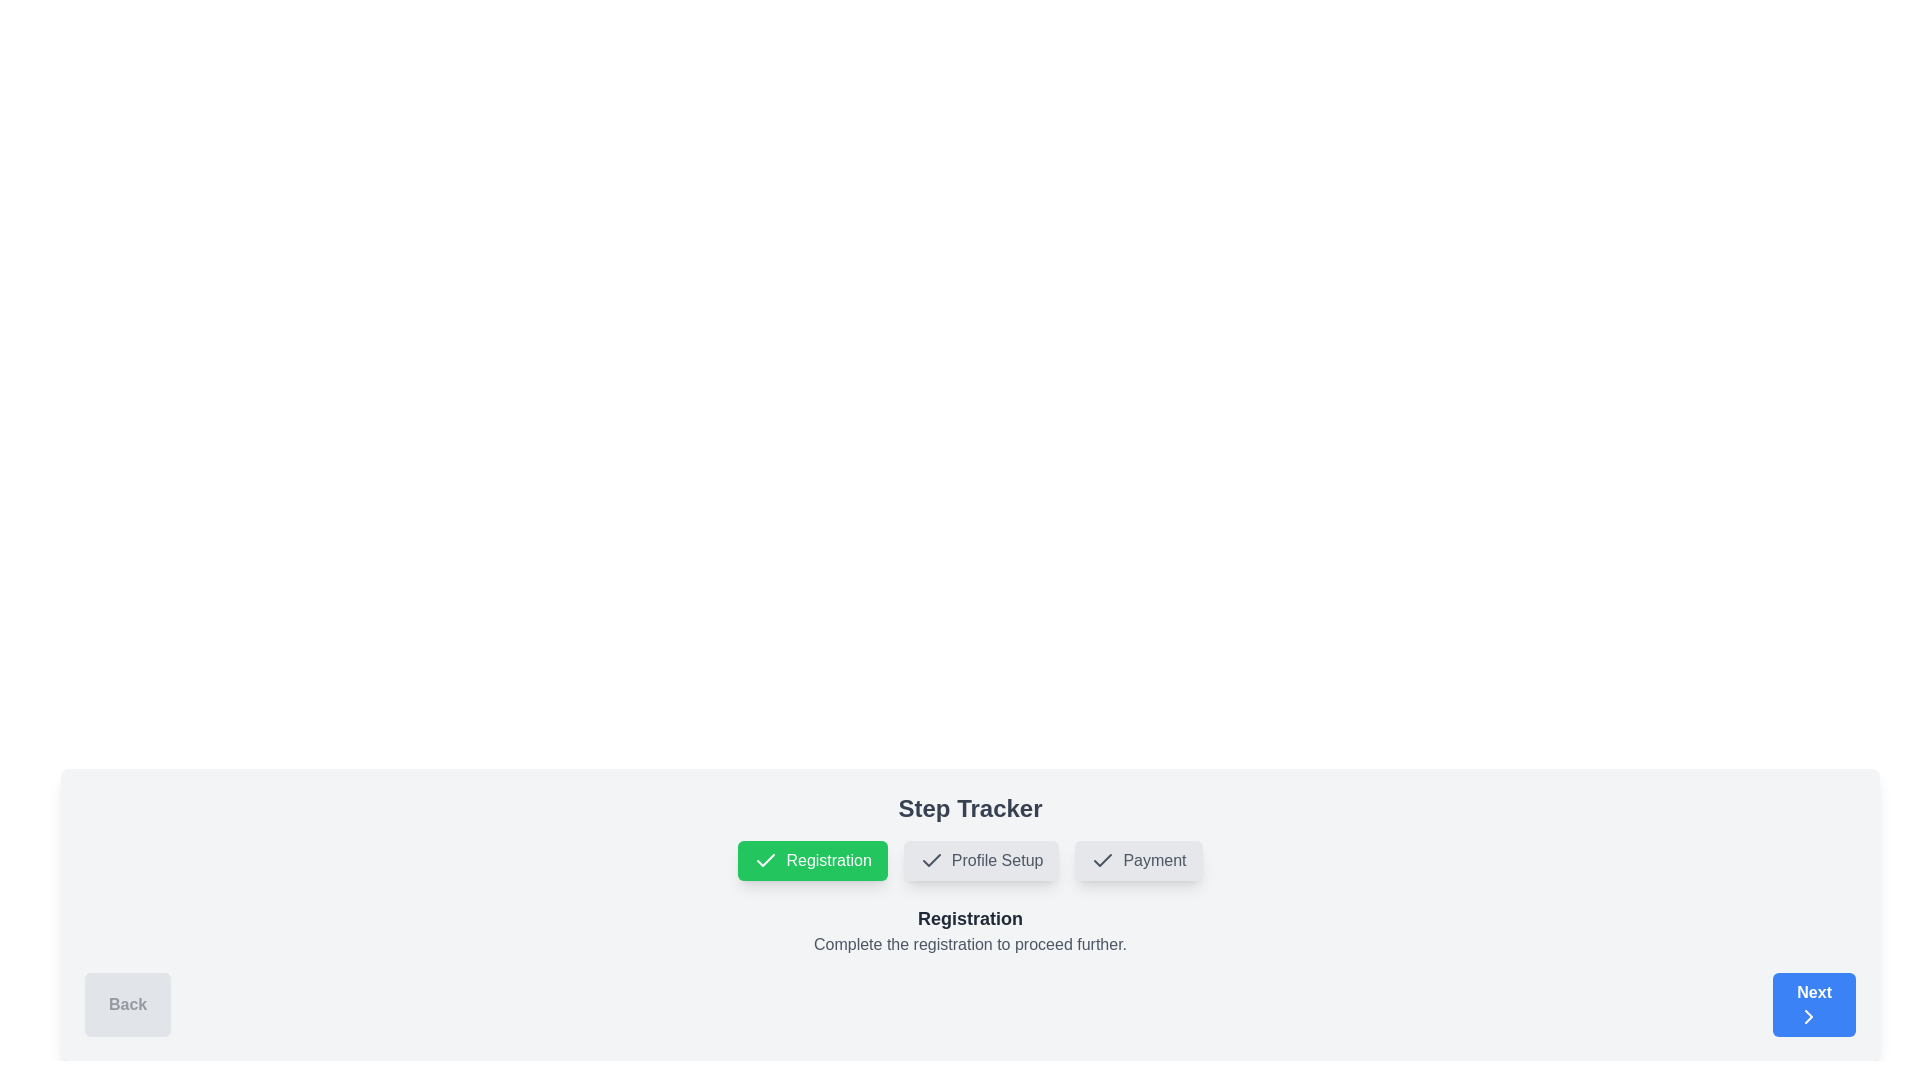 The width and height of the screenshot is (1920, 1080). Describe the element at coordinates (765, 859) in the screenshot. I see `the checkmark icon within the 'Registration' step of the step tracker, which is styled as a part of an active green button` at that location.